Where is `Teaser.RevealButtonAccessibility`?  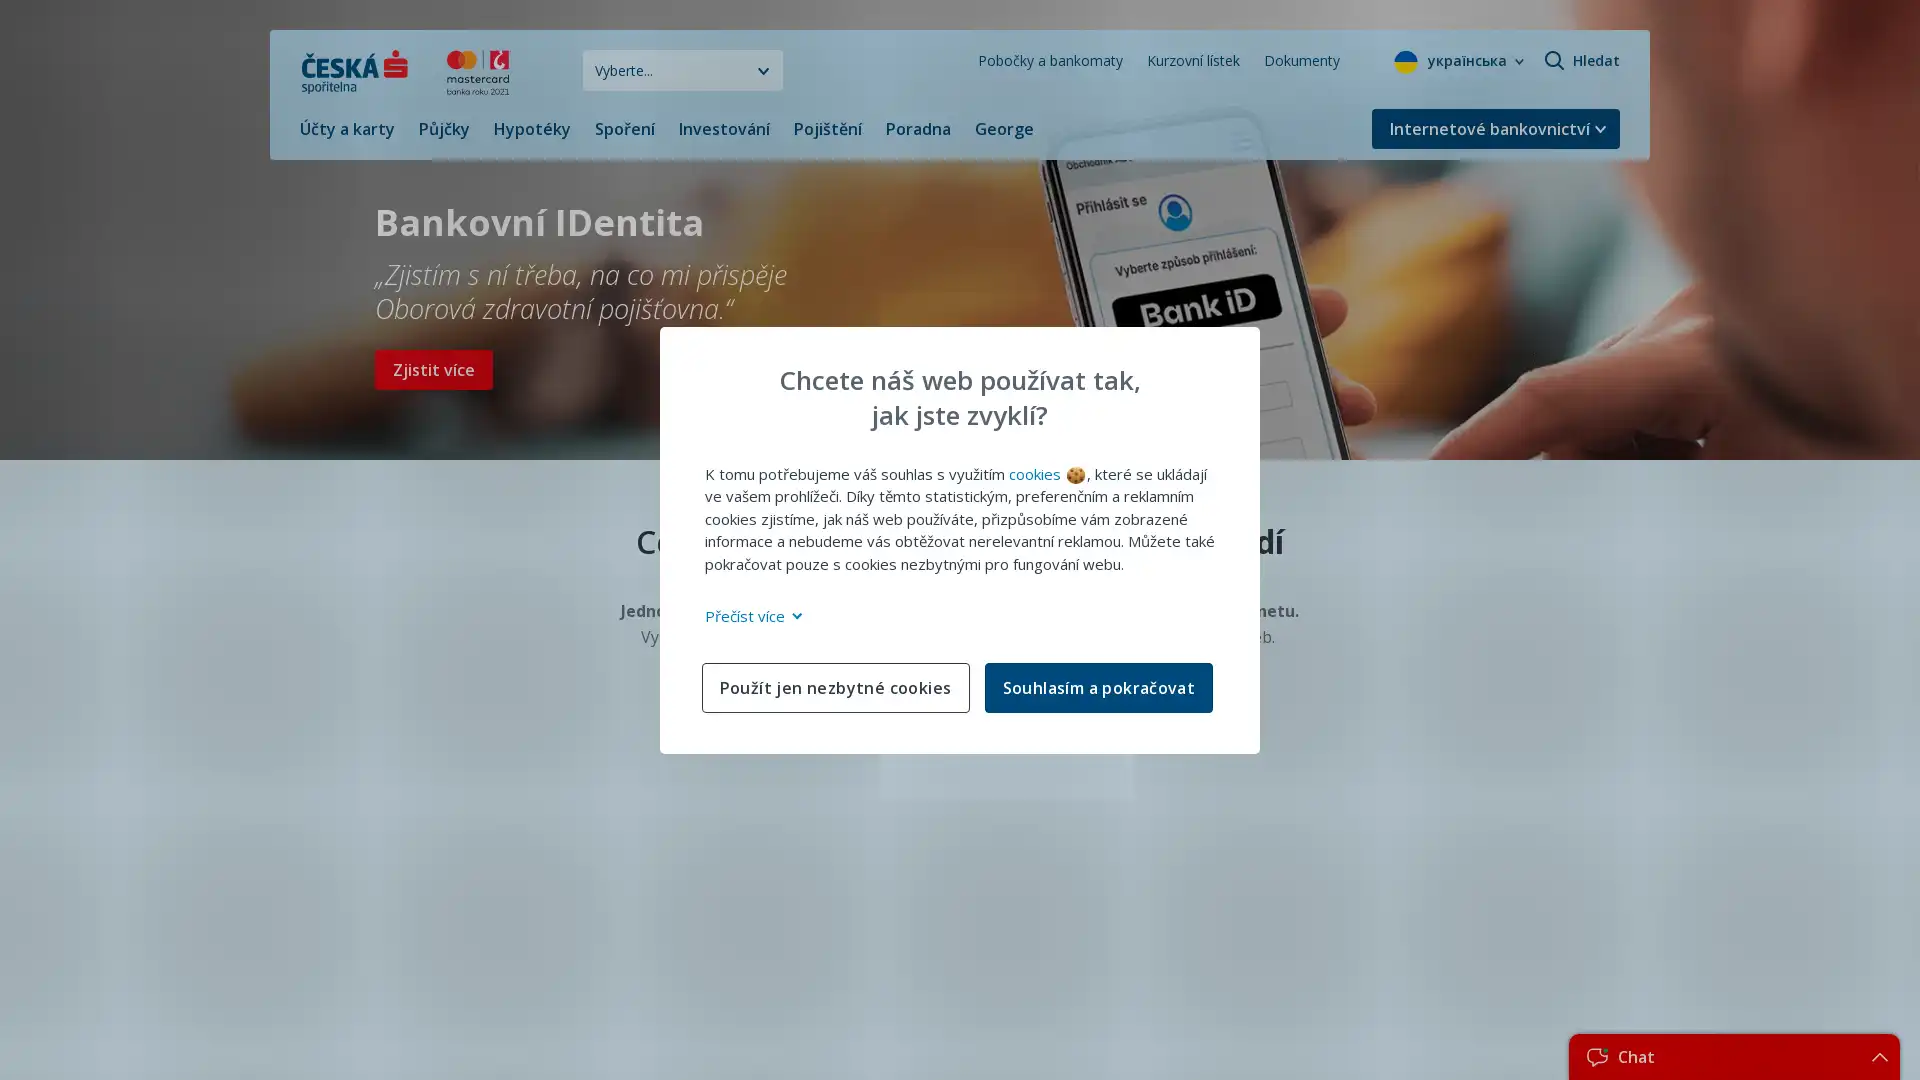 Teaser.RevealButtonAccessibility is located at coordinates (1879, 1055).